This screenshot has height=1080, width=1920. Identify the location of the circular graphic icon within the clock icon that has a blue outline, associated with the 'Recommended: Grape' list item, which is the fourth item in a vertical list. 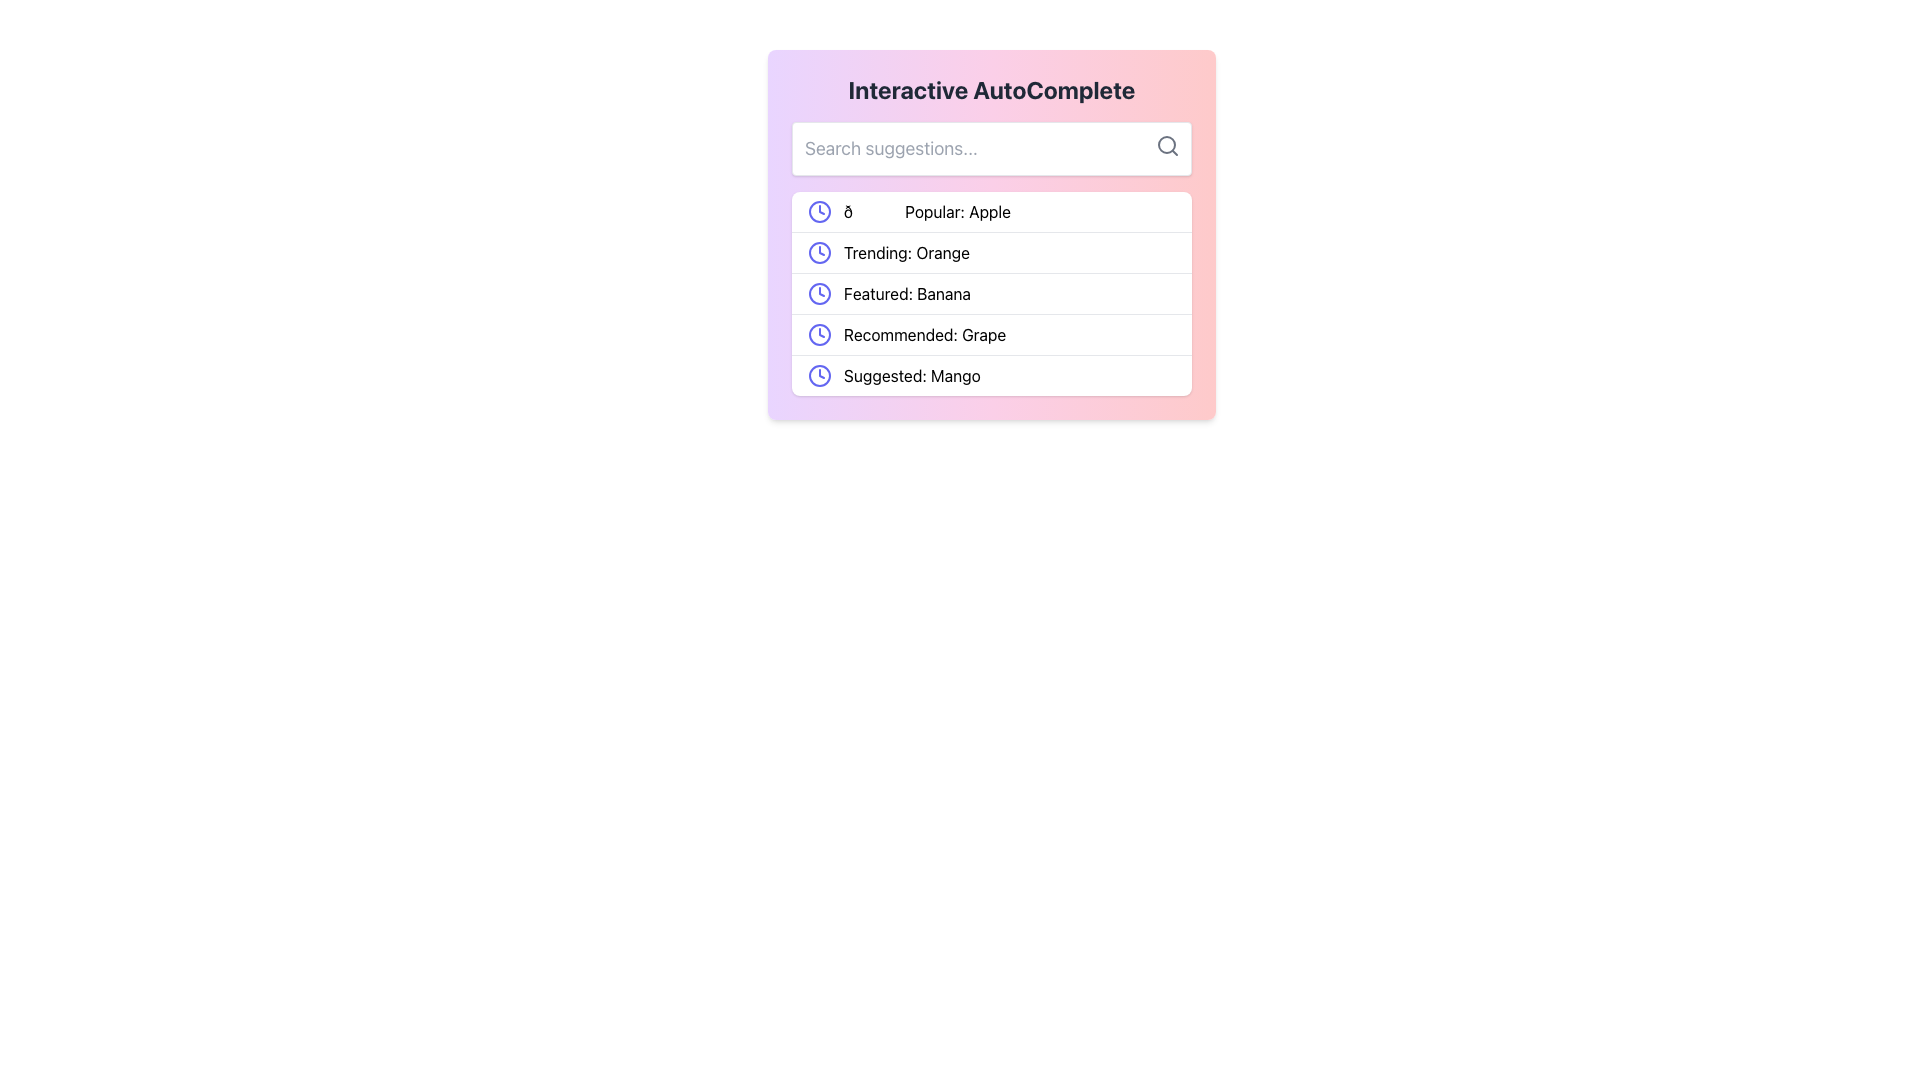
(820, 334).